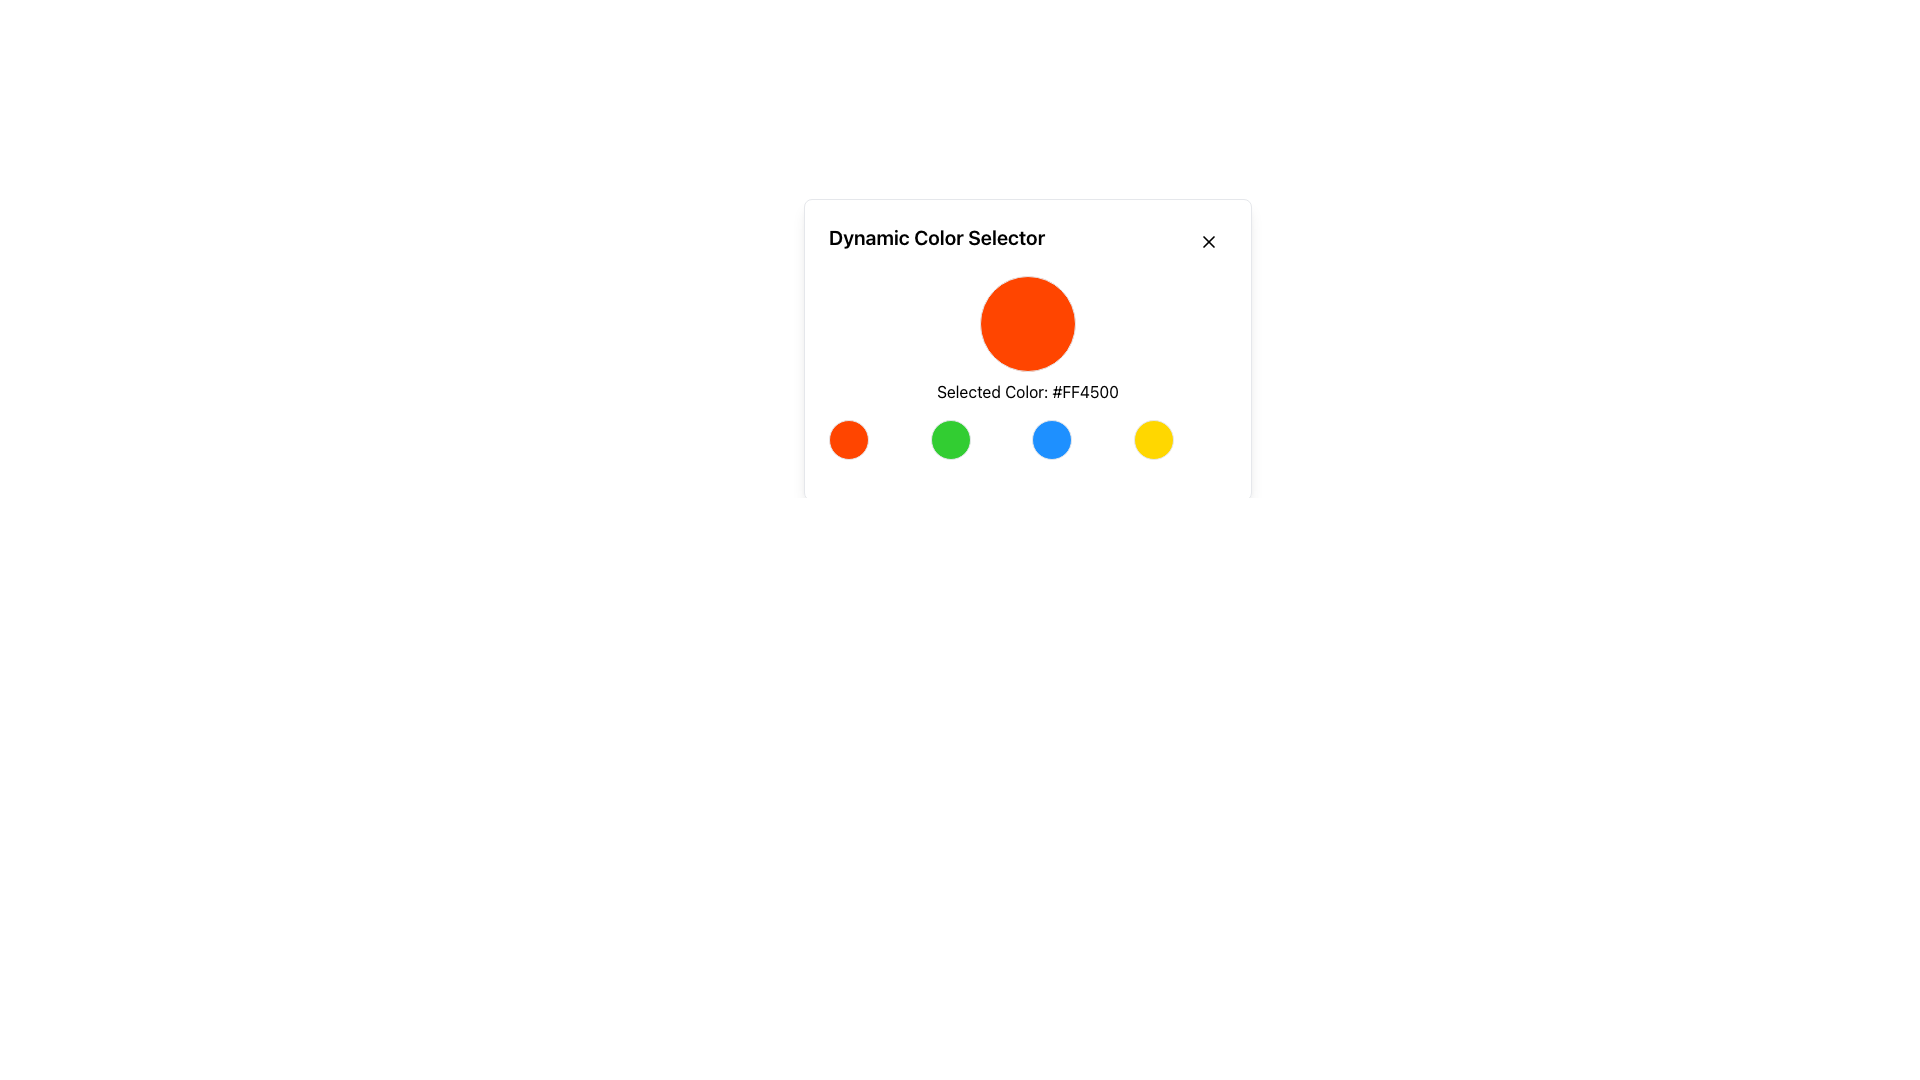 The image size is (1920, 1080). Describe the element at coordinates (1027, 349) in the screenshot. I see `the selected color represented by the color selection indicator located below the title text 'Dynamic Color Selector'` at that location.